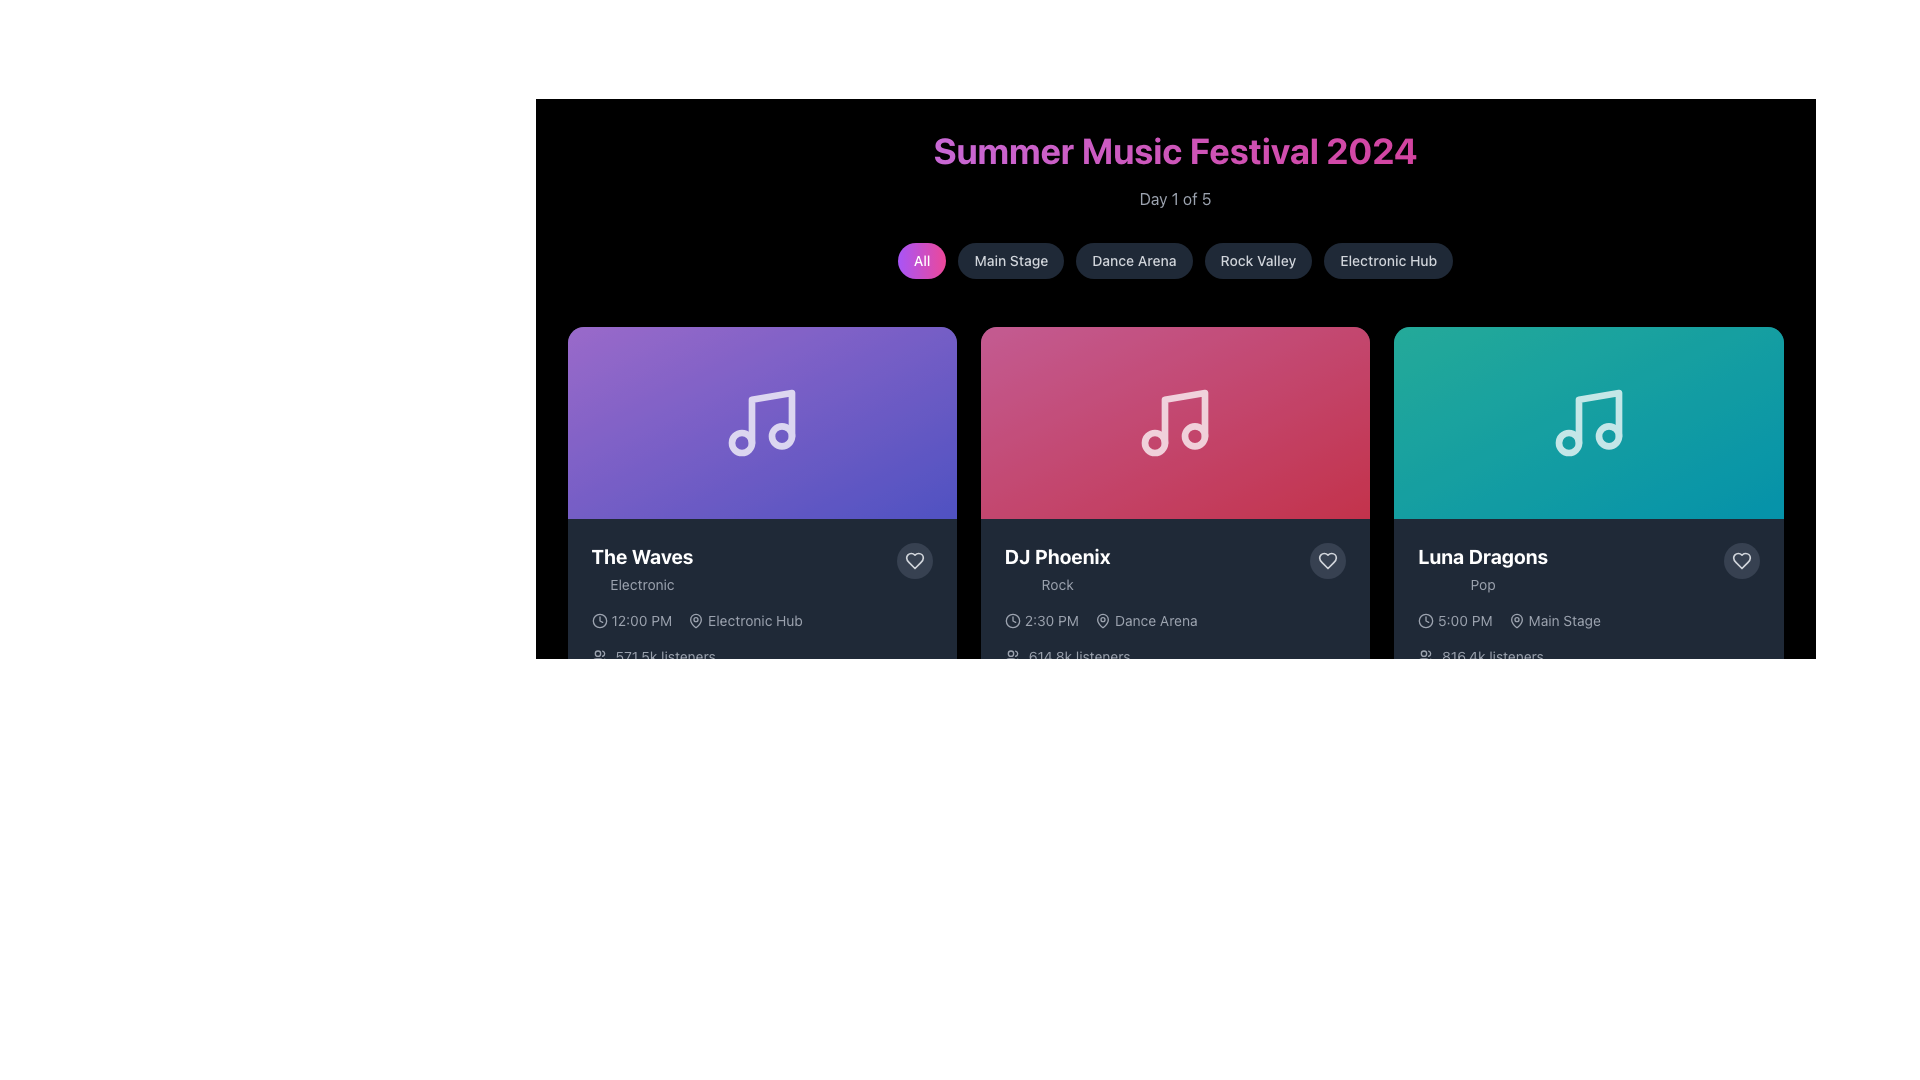 The image size is (1920, 1080). Describe the element at coordinates (744, 620) in the screenshot. I see `the Label with an icon indicating the location for the event 'The Waves', which is situated to the right of the displayed time '12:00 PM' in the lower panel of the card` at that location.